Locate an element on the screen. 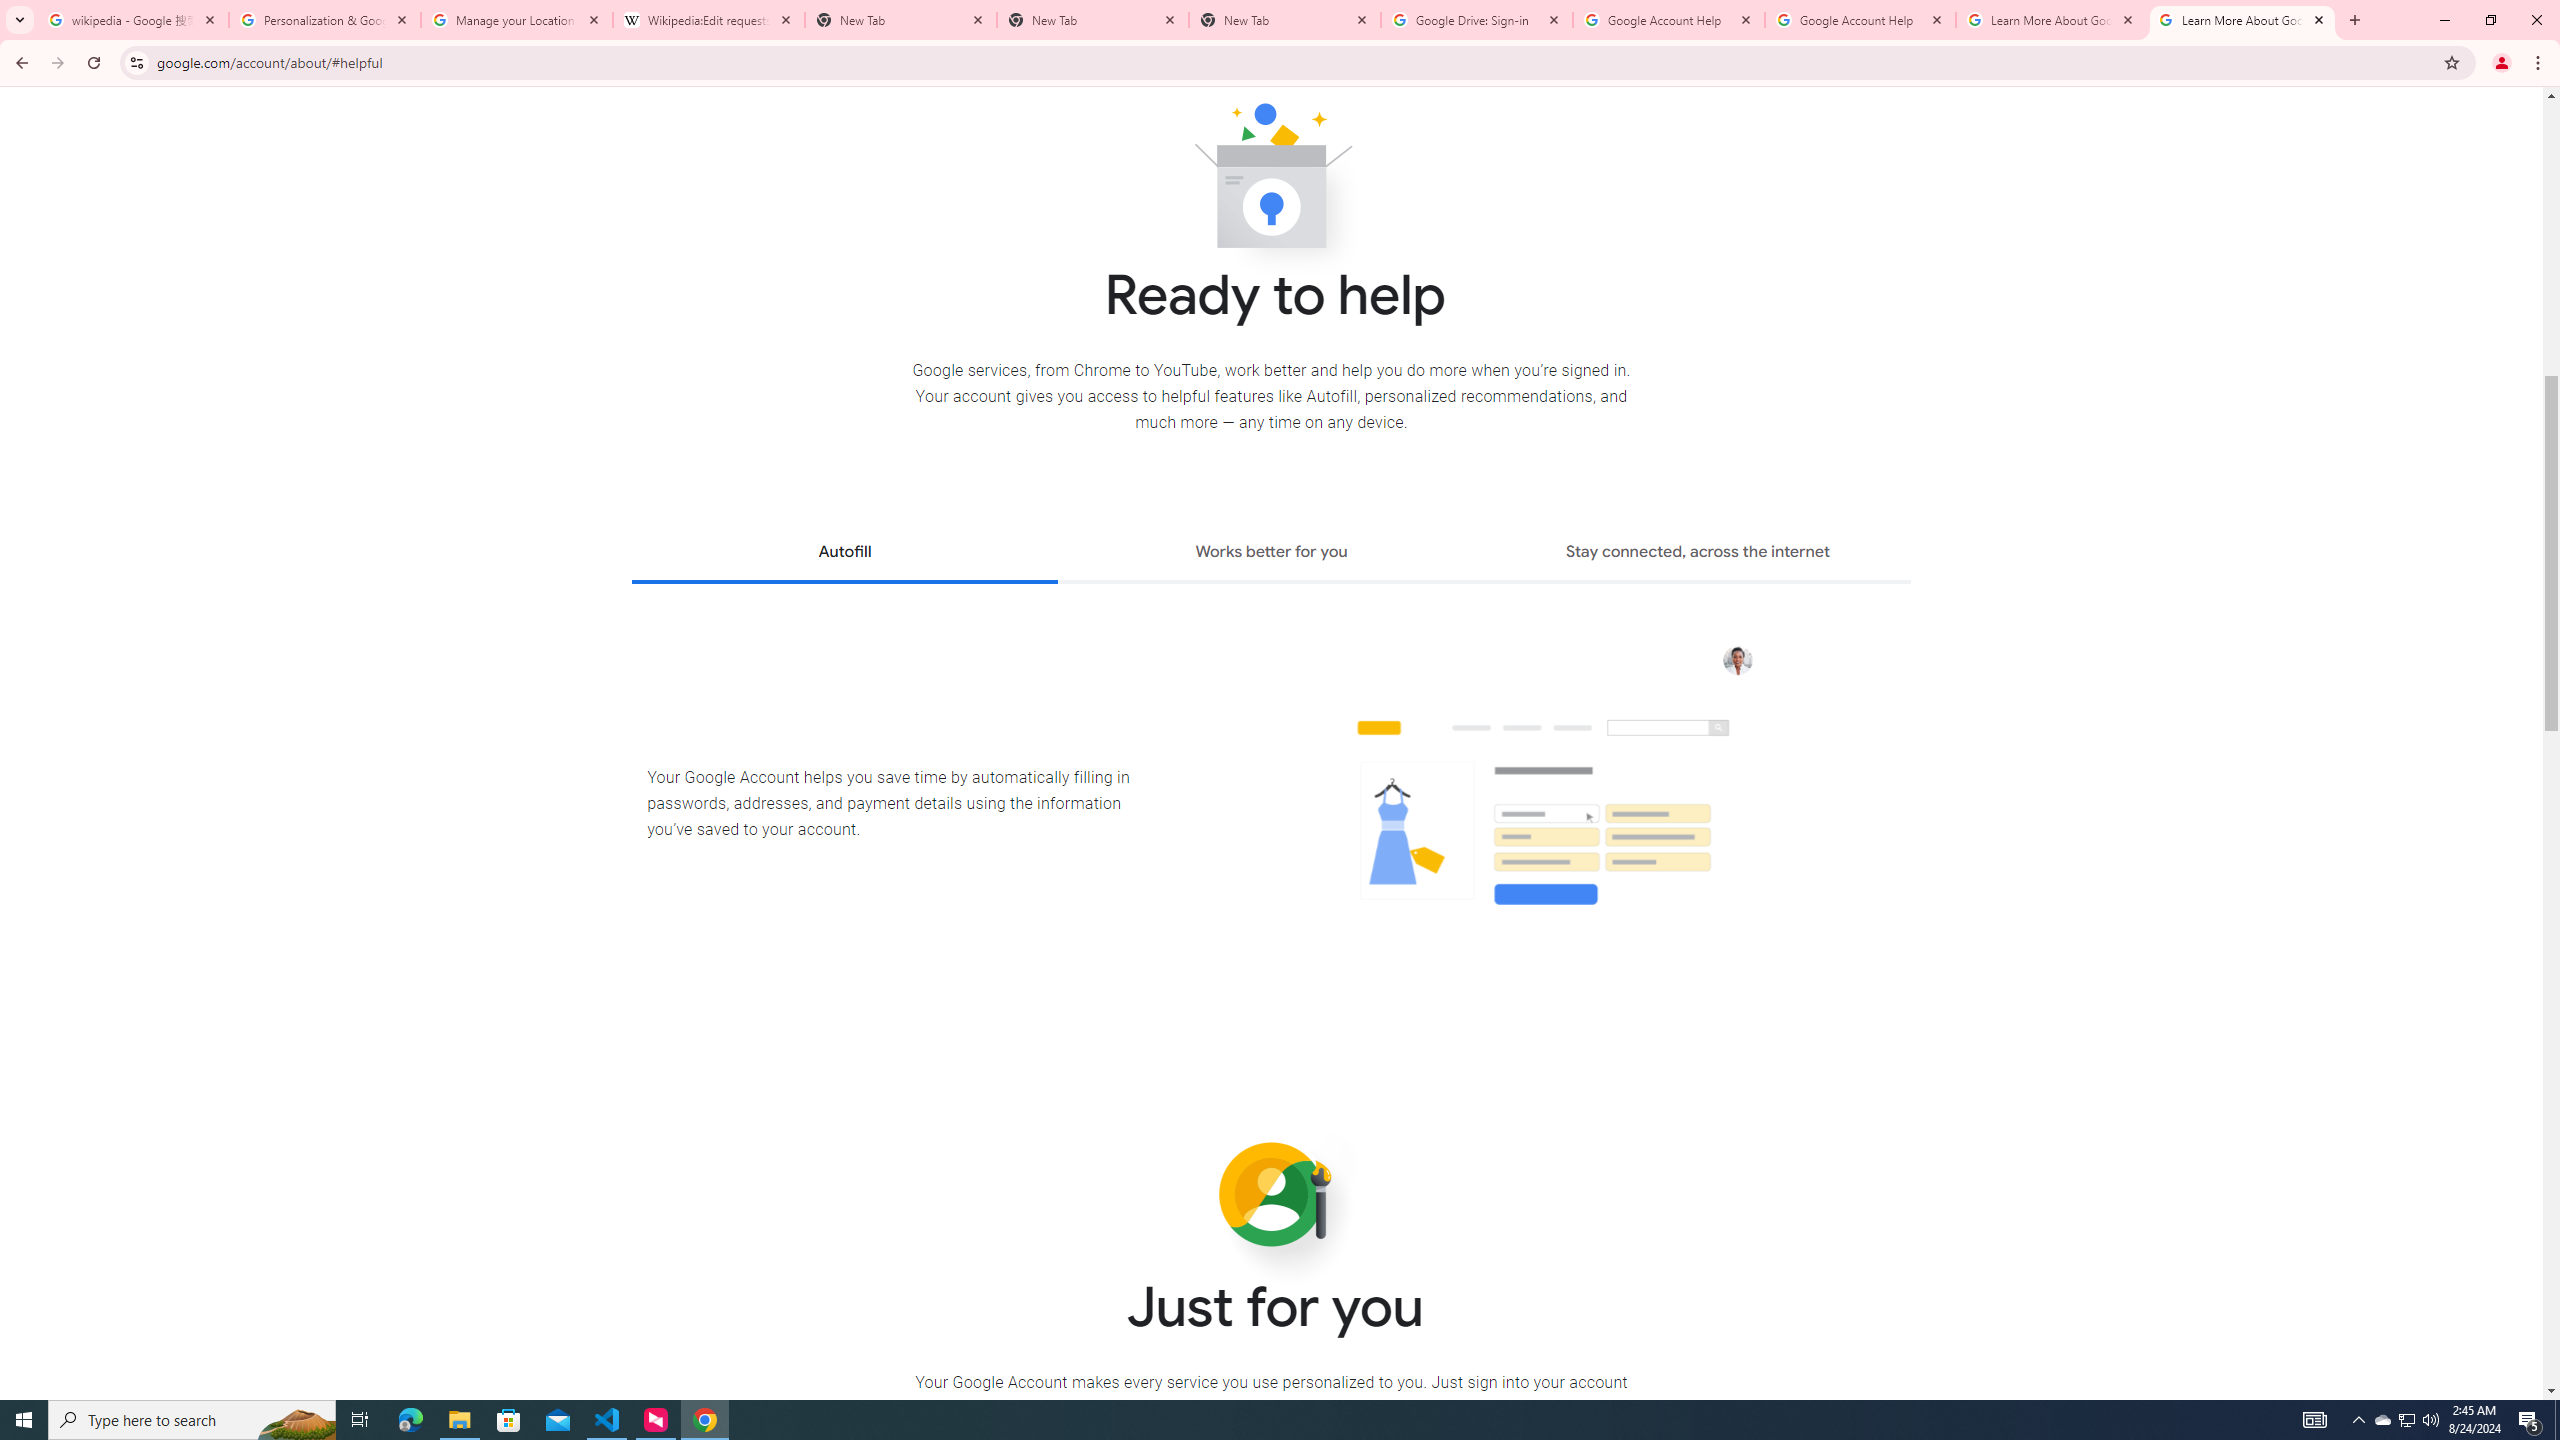 This screenshot has height=1440, width=2560. 'Manage your Location History - Google Search Help' is located at coordinates (517, 19).